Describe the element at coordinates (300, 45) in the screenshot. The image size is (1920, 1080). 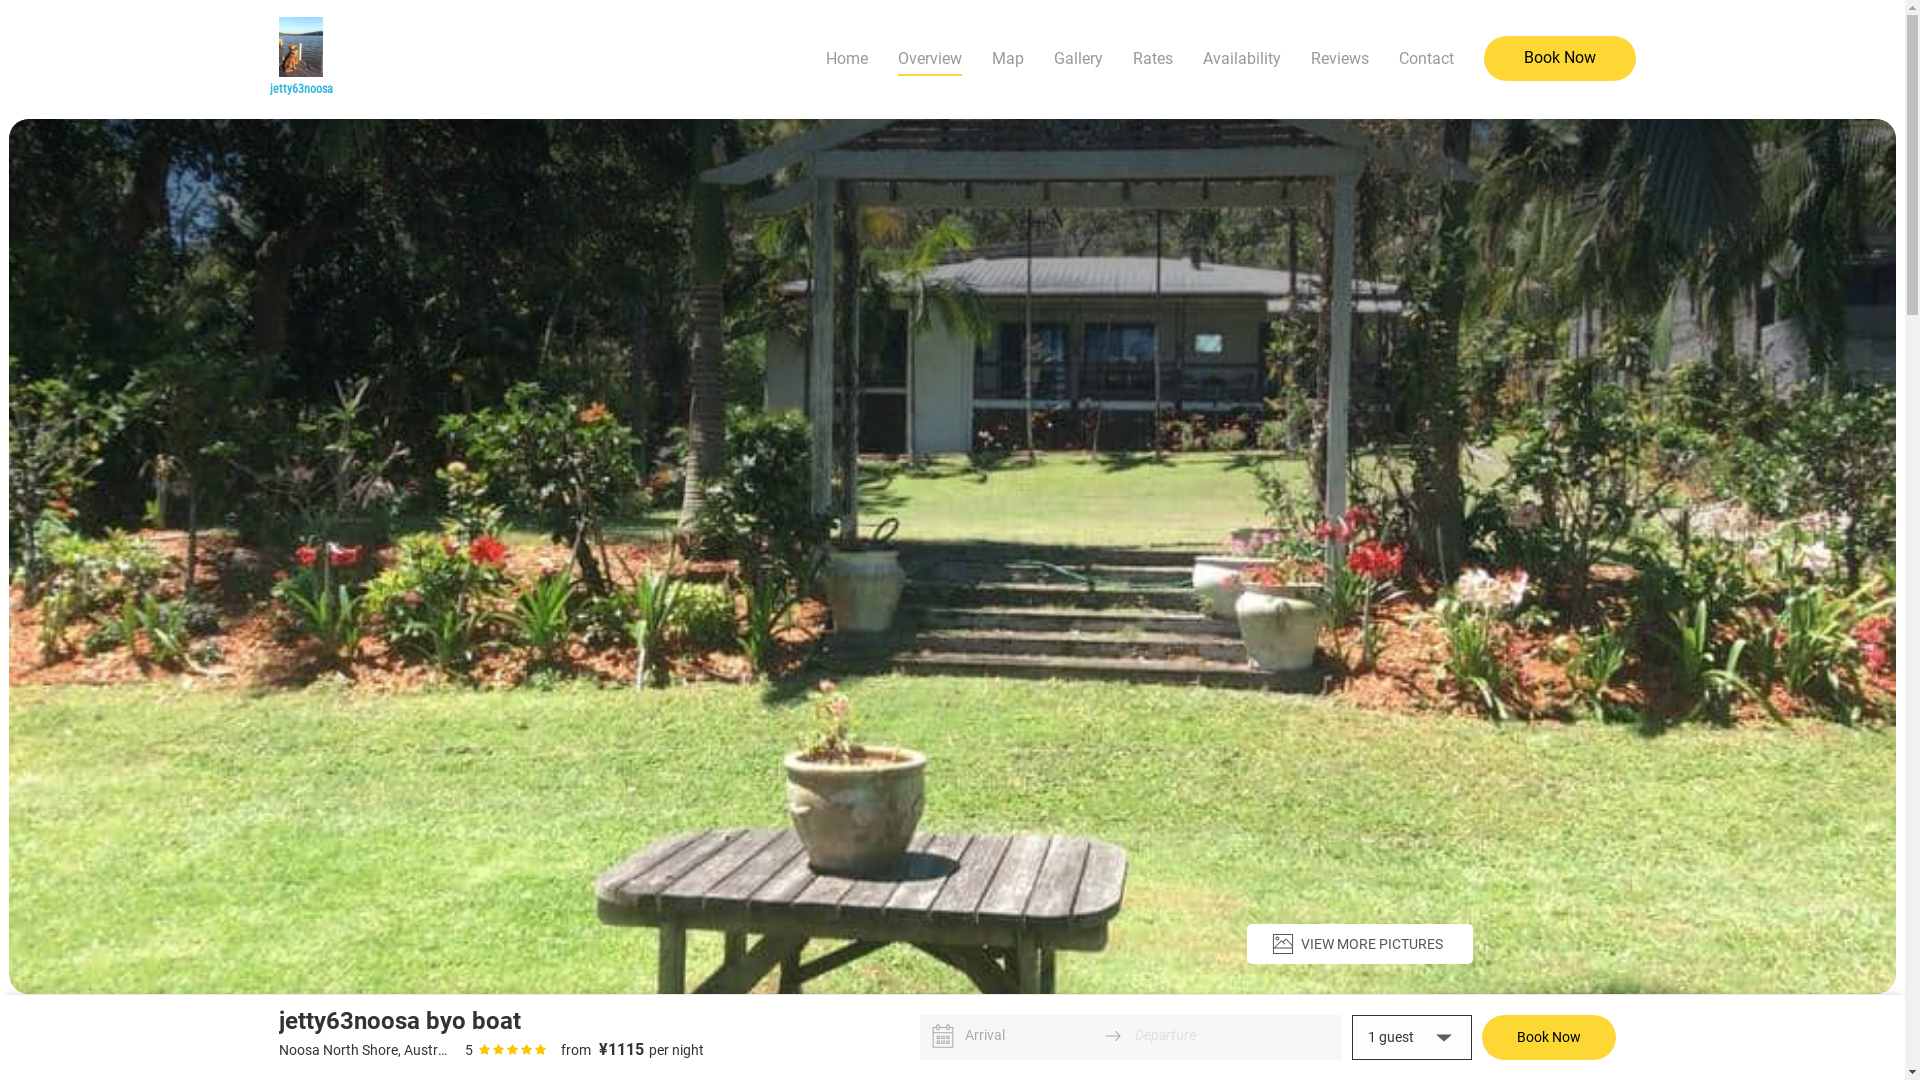
I see `'Image Title'` at that location.